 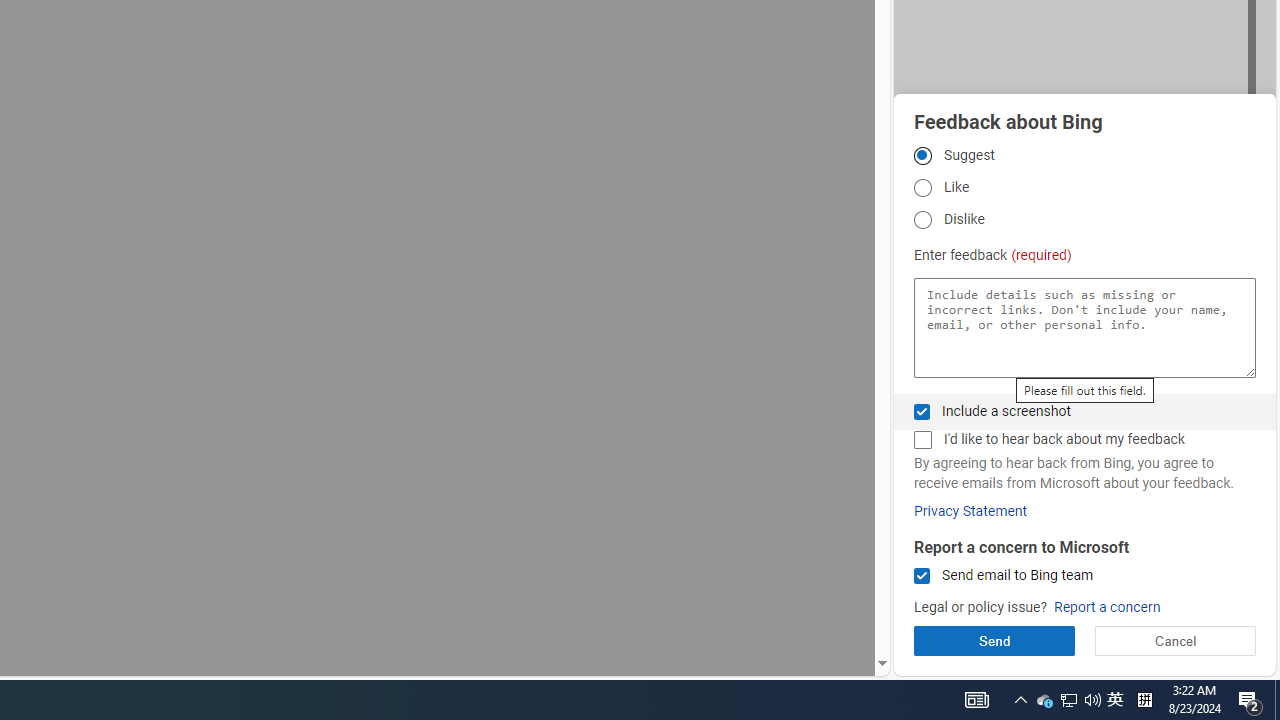 I want to click on 'Send', so click(x=994, y=640).